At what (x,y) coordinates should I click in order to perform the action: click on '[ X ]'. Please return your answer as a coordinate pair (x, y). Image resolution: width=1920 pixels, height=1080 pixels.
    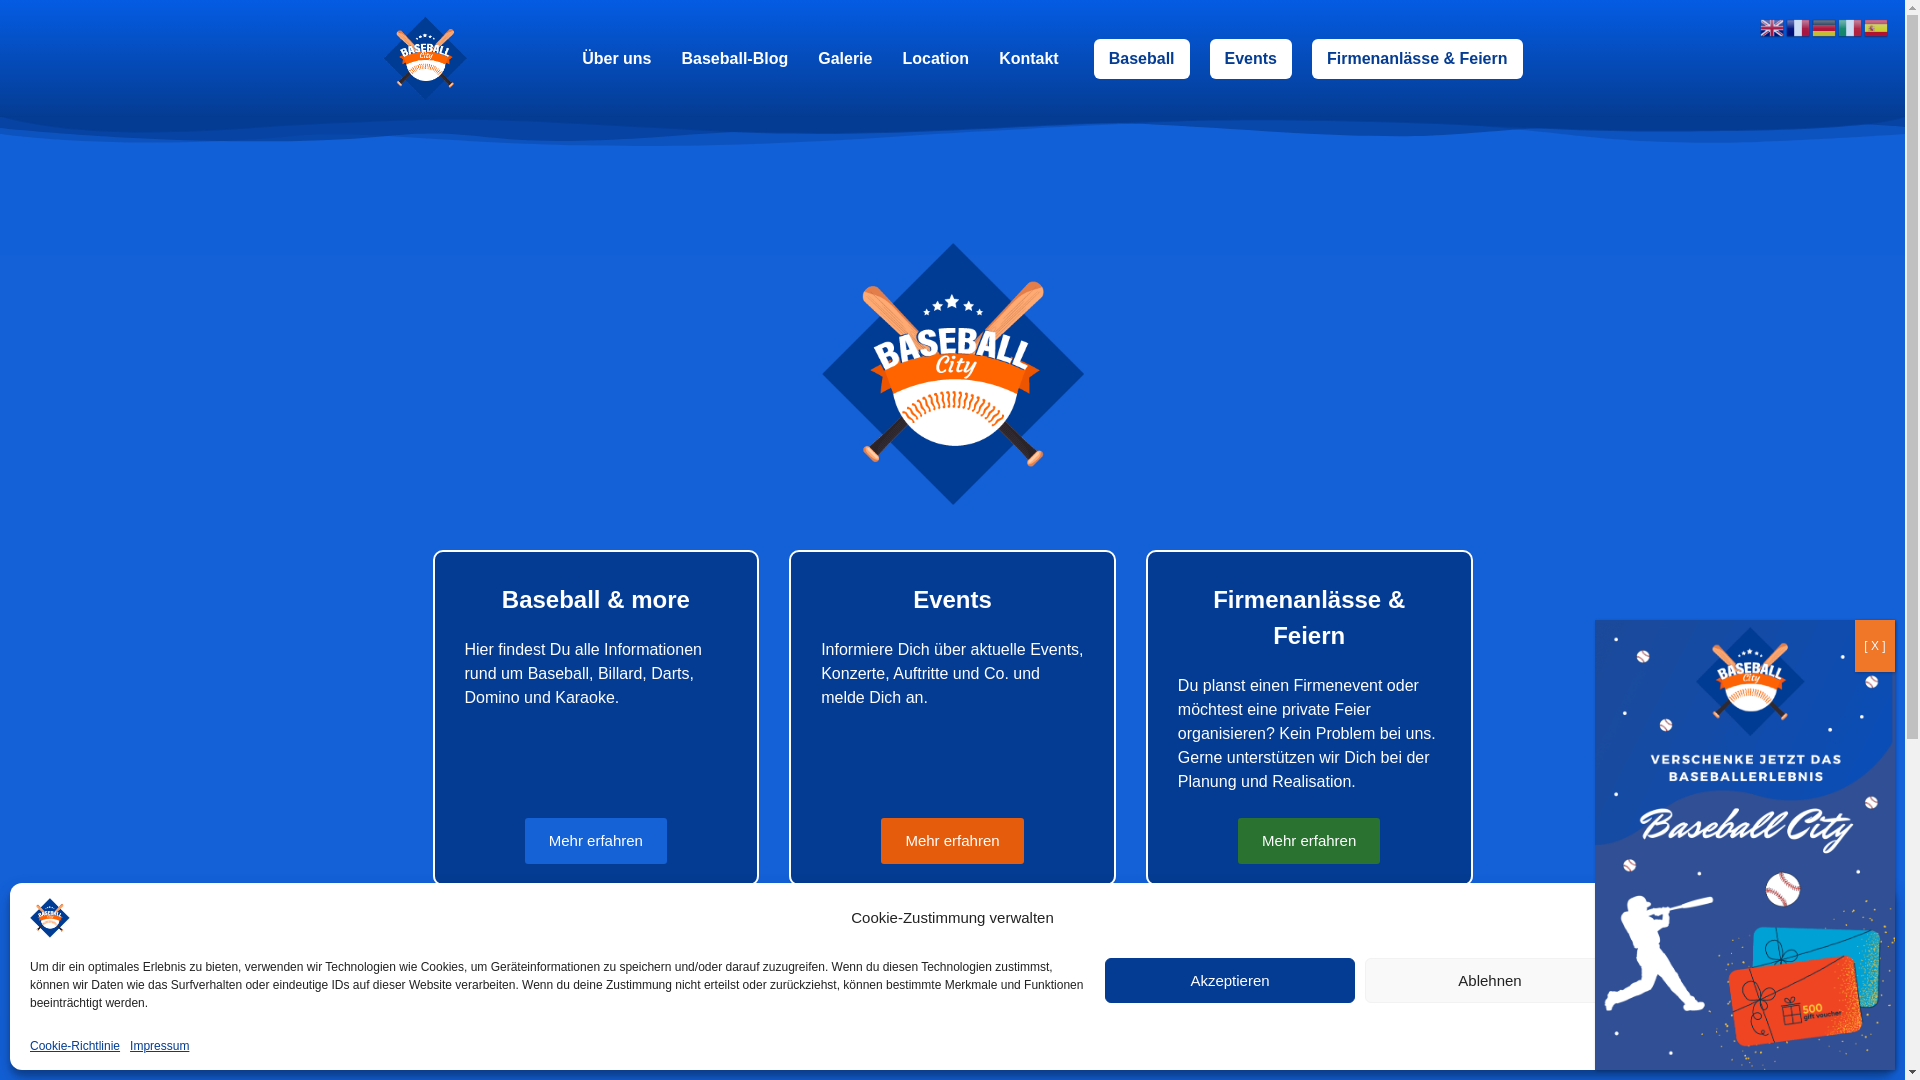
    Looking at the image, I should click on (1874, 645).